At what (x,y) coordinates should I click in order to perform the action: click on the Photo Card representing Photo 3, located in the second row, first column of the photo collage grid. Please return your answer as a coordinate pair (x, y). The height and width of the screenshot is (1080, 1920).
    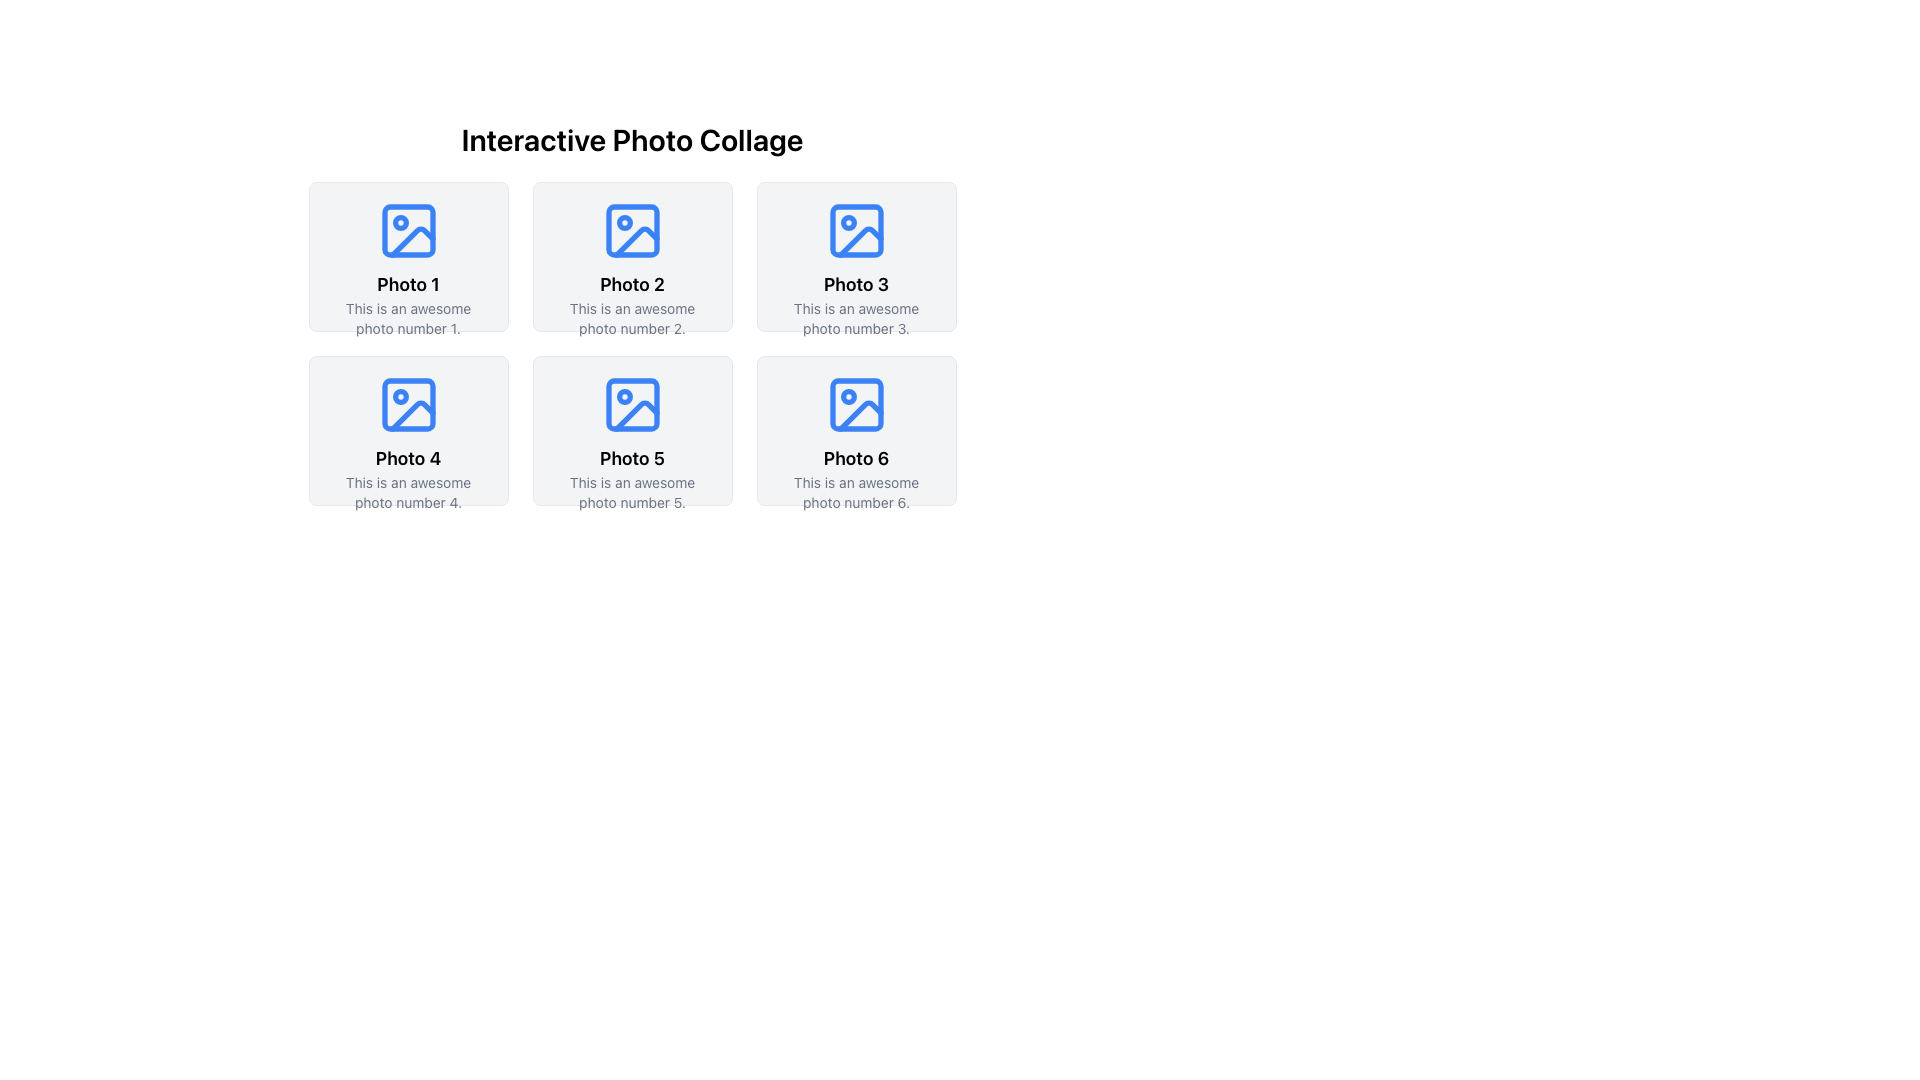
    Looking at the image, I should click on (856, 256).